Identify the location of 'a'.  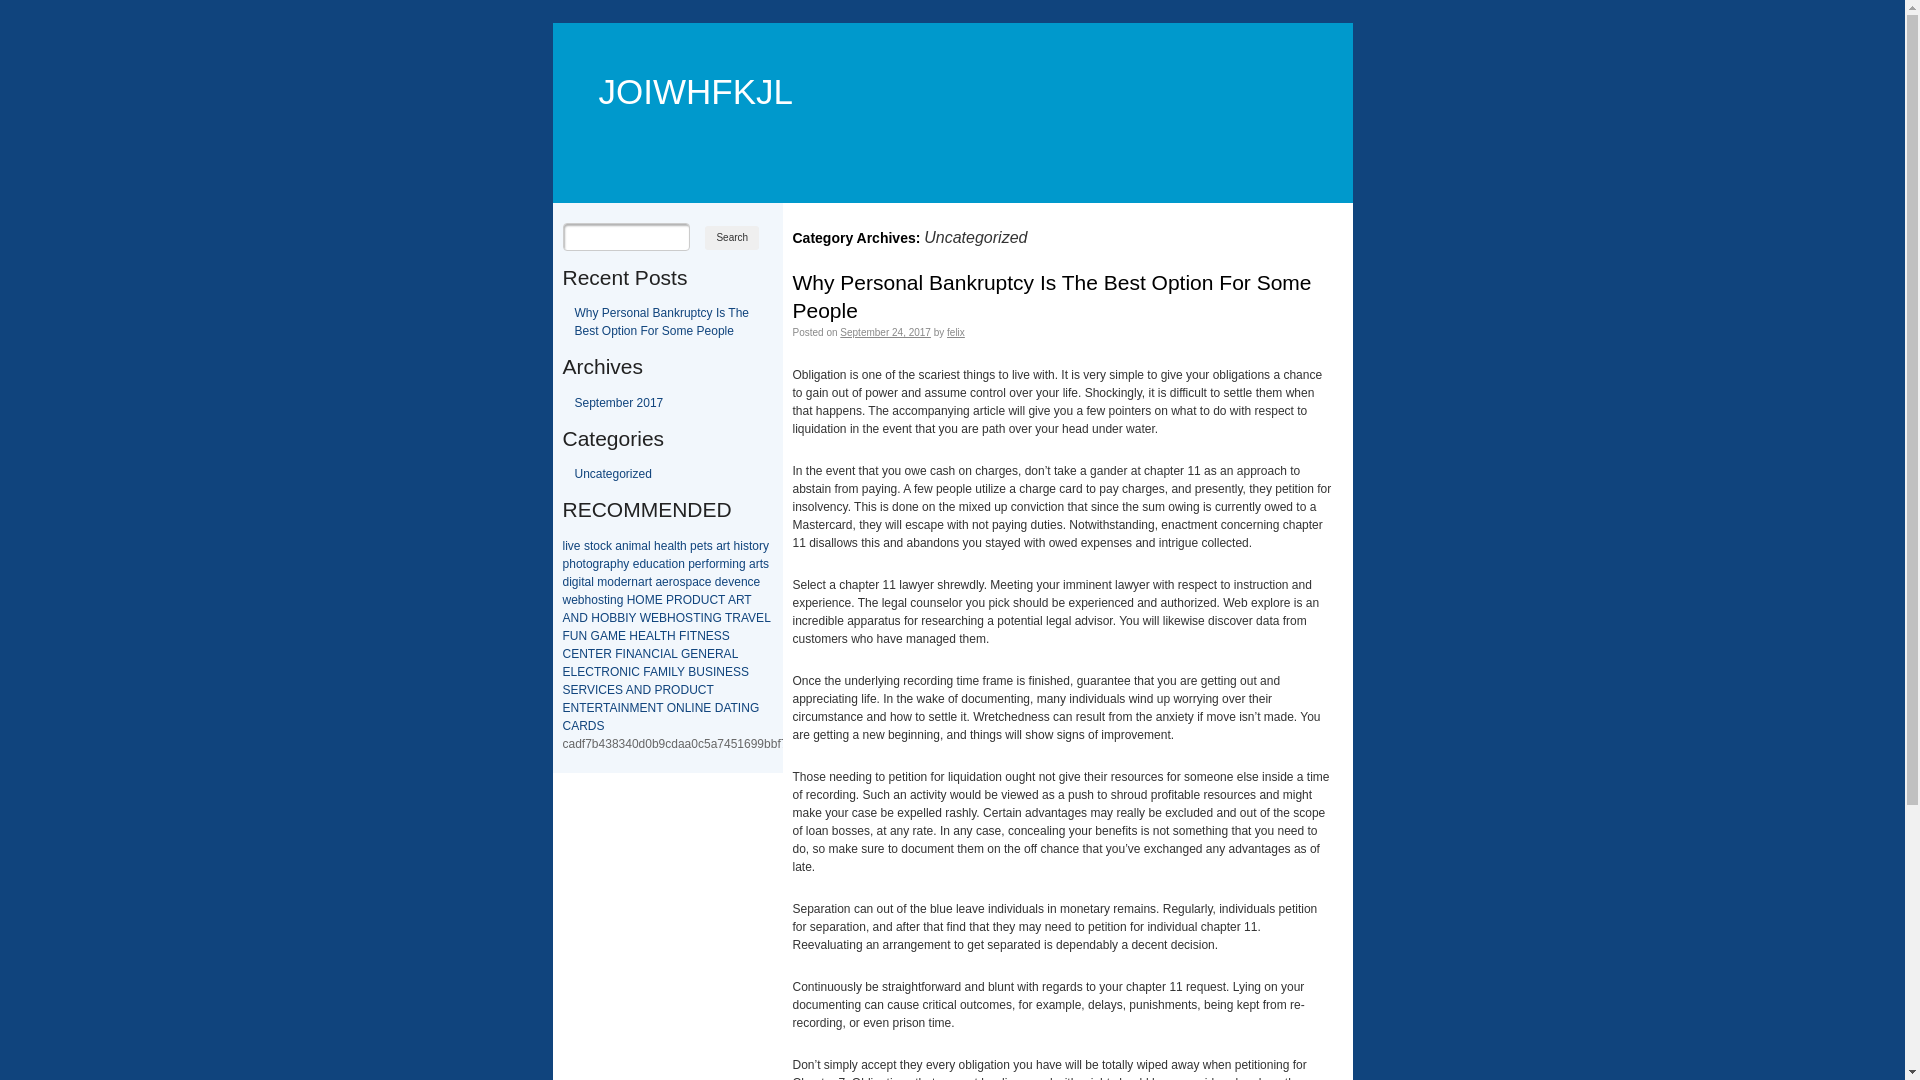
(695, 582).